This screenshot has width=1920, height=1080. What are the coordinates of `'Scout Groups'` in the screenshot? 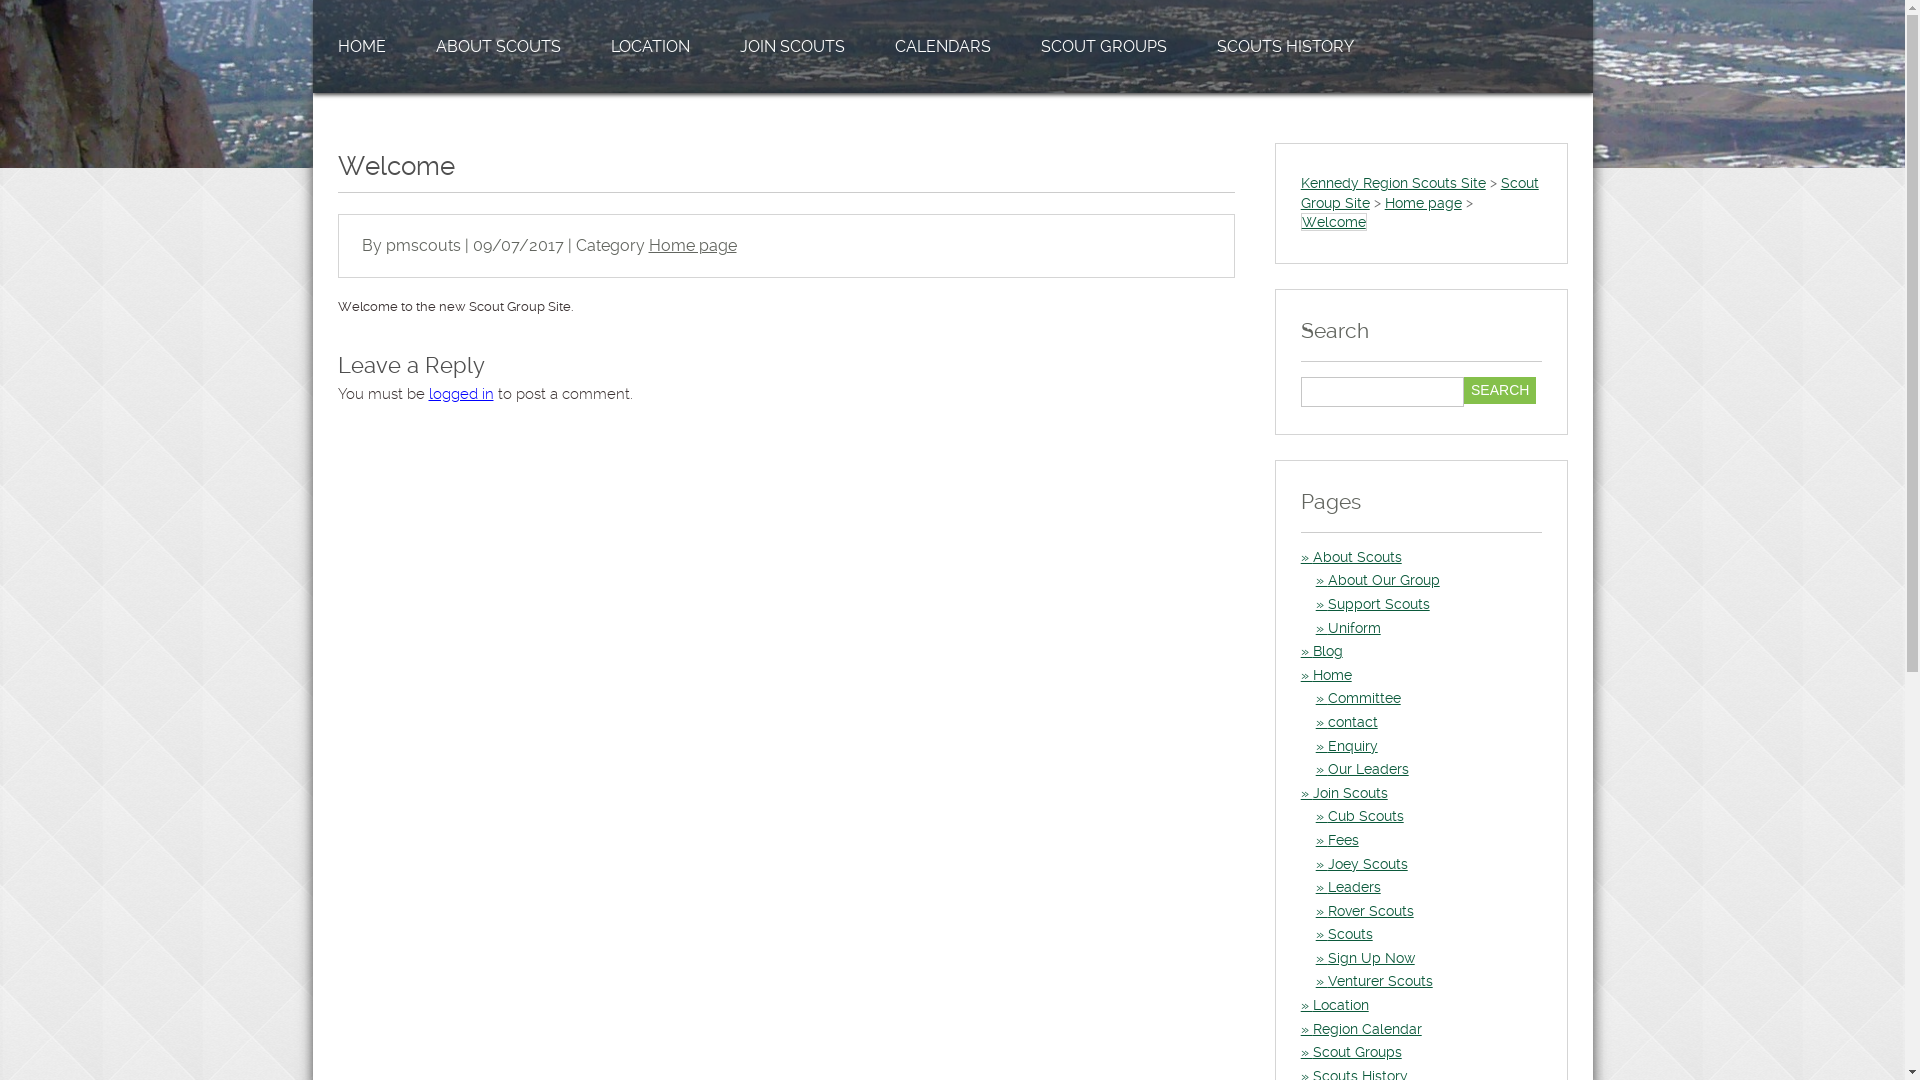 It's located at (1300, 1051).